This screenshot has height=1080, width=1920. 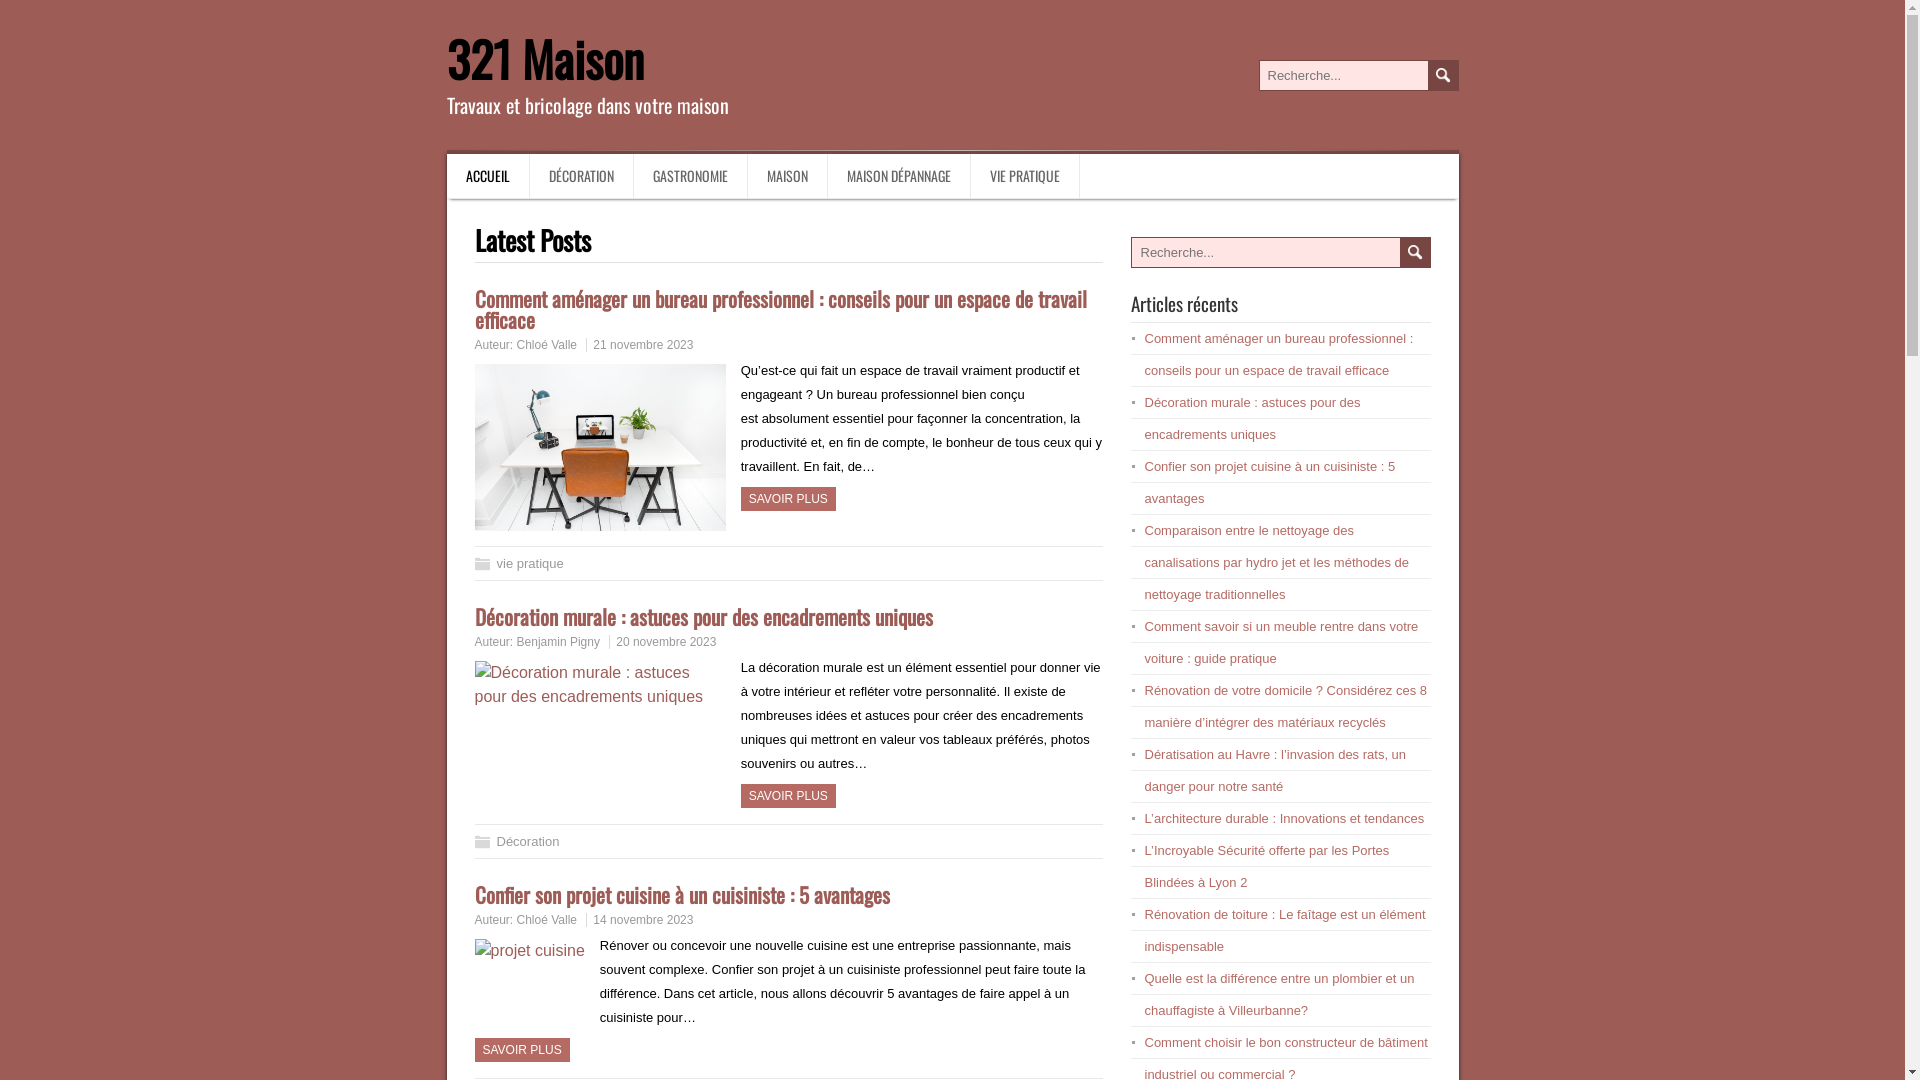 I want to click on 'MAISON', so click(x=786, y=175).